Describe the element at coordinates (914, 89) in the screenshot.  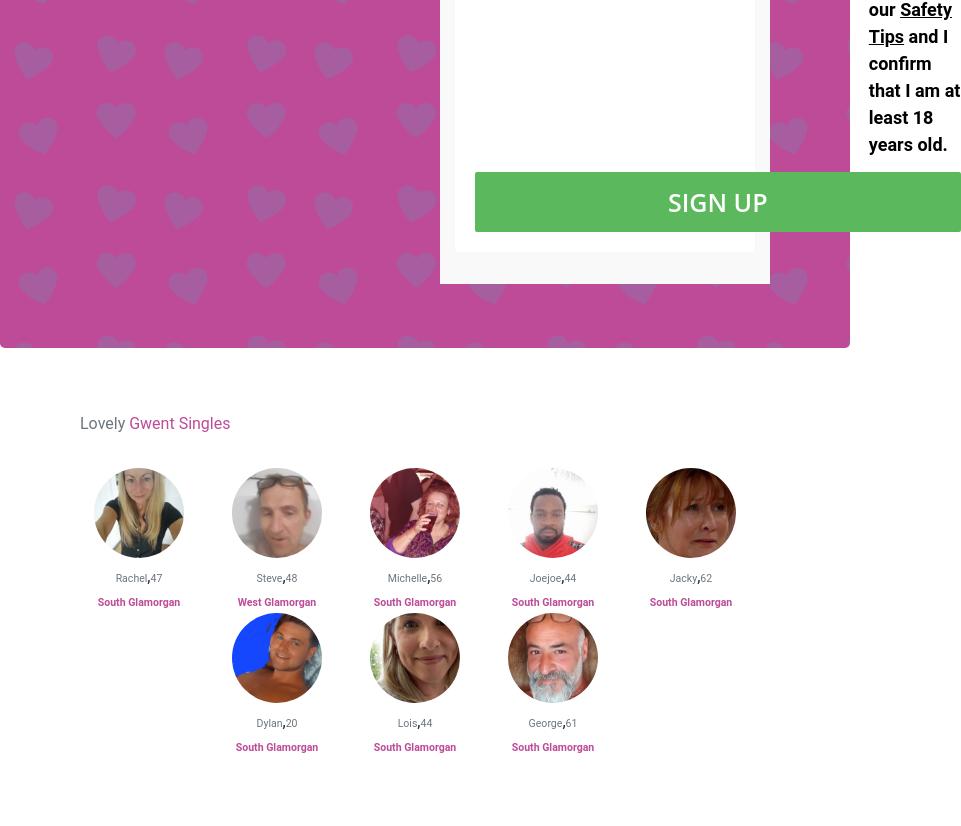
I see `'and I confirm that I am at least 18 years old.'` at that location.